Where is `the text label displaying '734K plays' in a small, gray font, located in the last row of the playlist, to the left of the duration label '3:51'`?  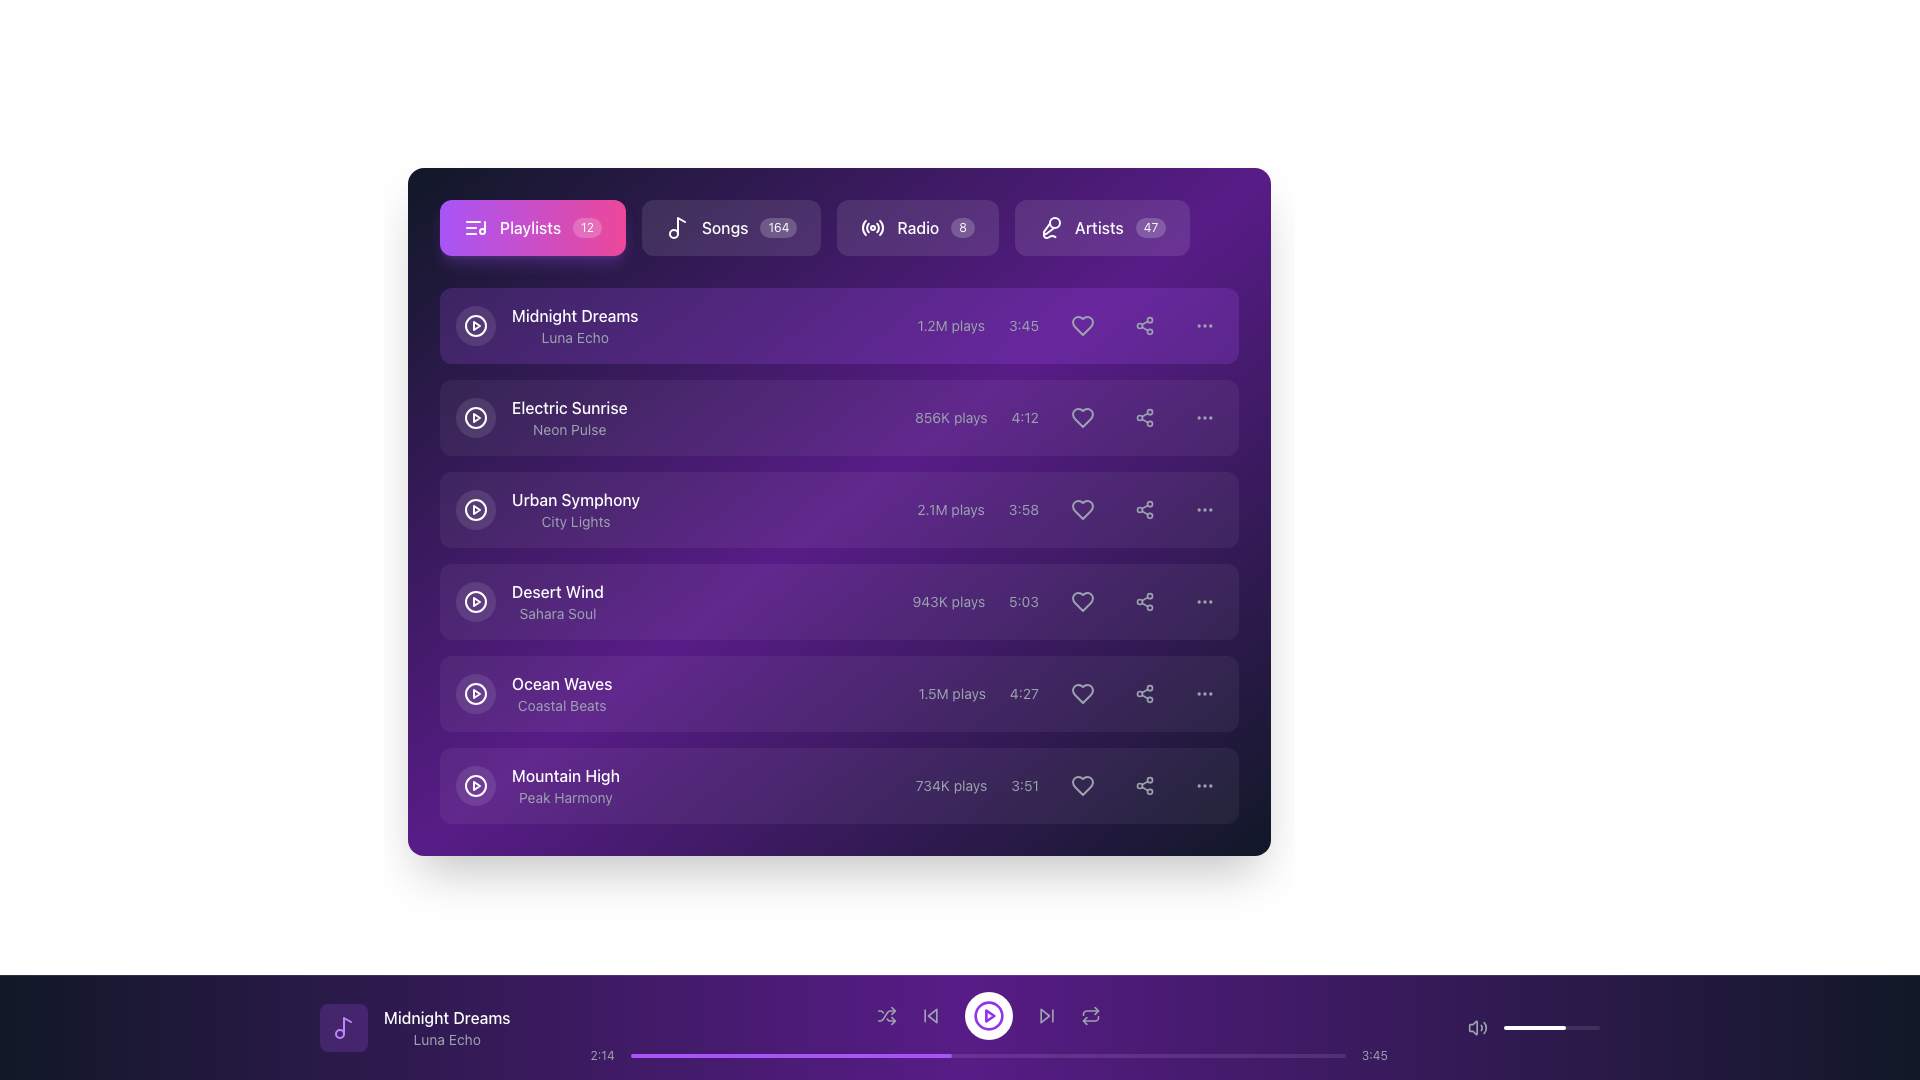 the text label displaying '734K plays' in a small, gray font, located in the last row of the playlist, to the left of the duration label '3:51' is located at coordinates (950, 785).